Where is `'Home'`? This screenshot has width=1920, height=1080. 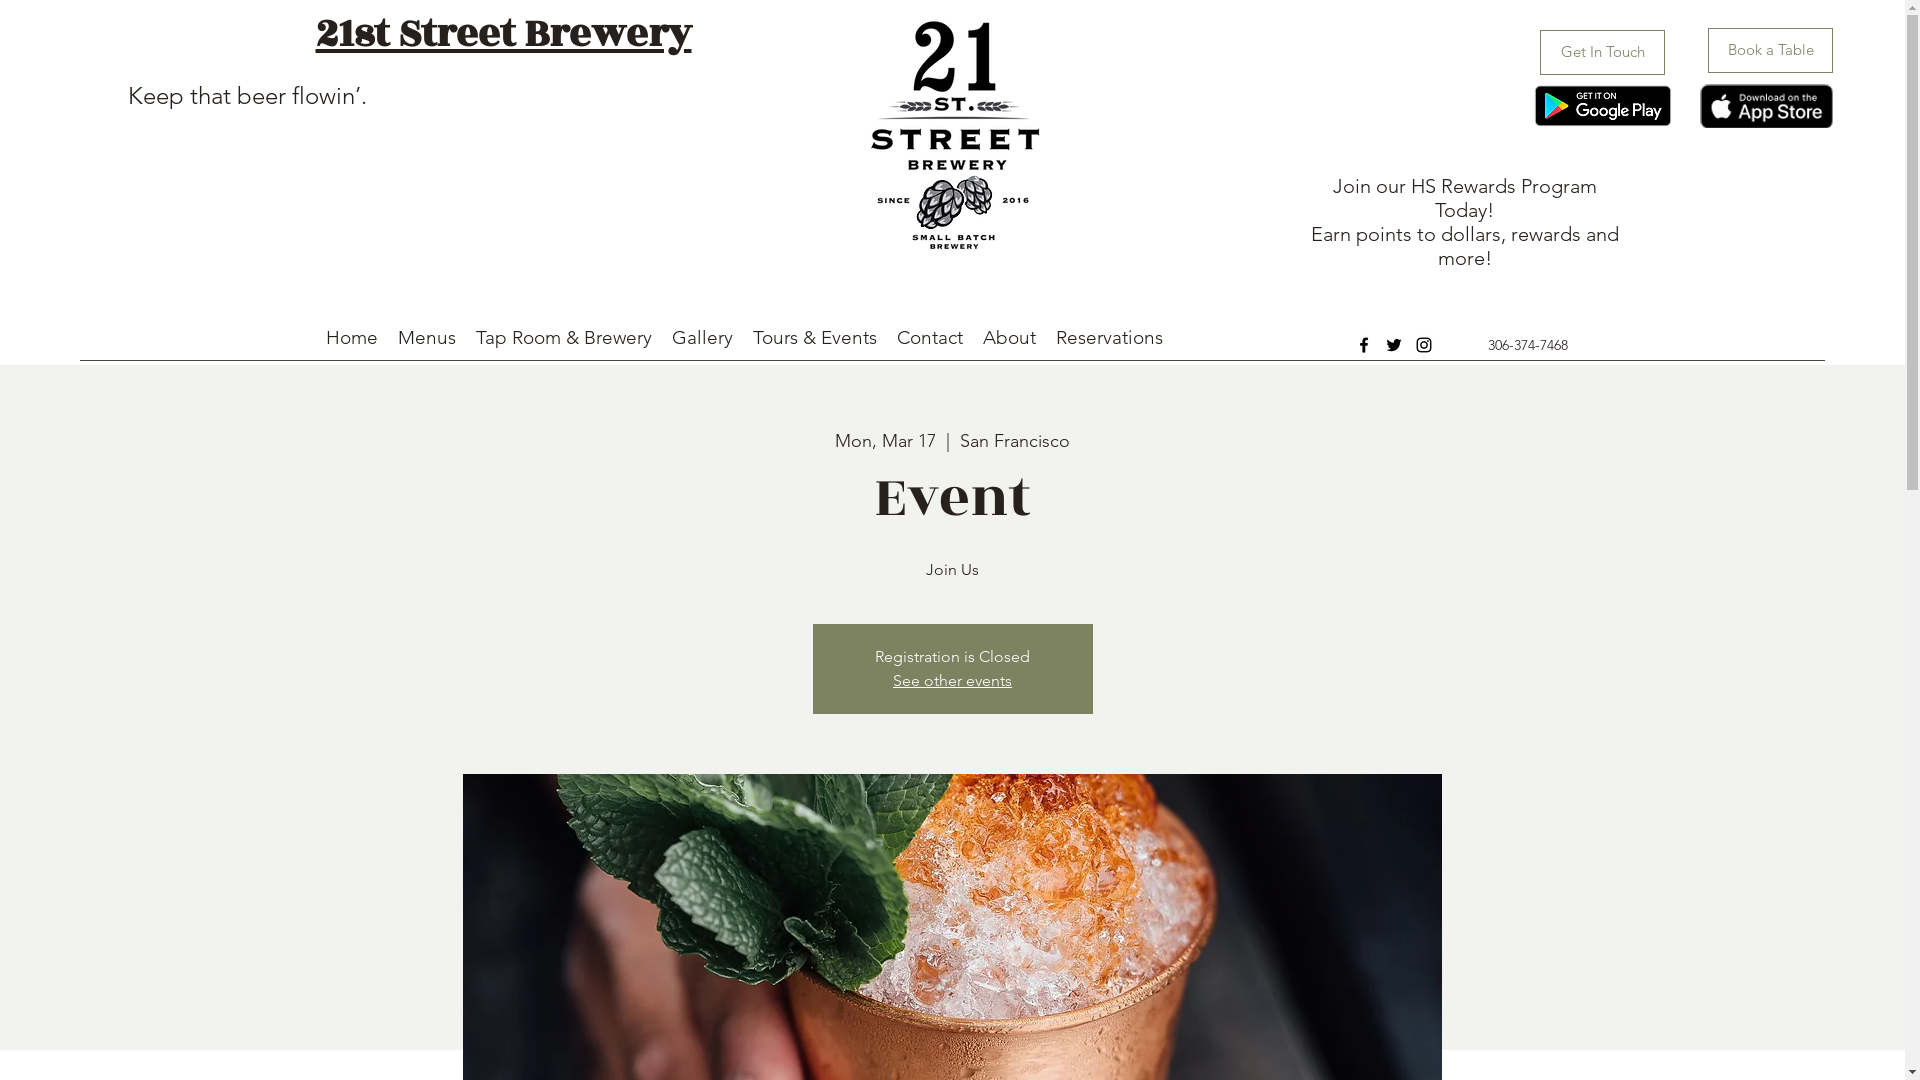
'Home' is located at coordinates (315, 337).